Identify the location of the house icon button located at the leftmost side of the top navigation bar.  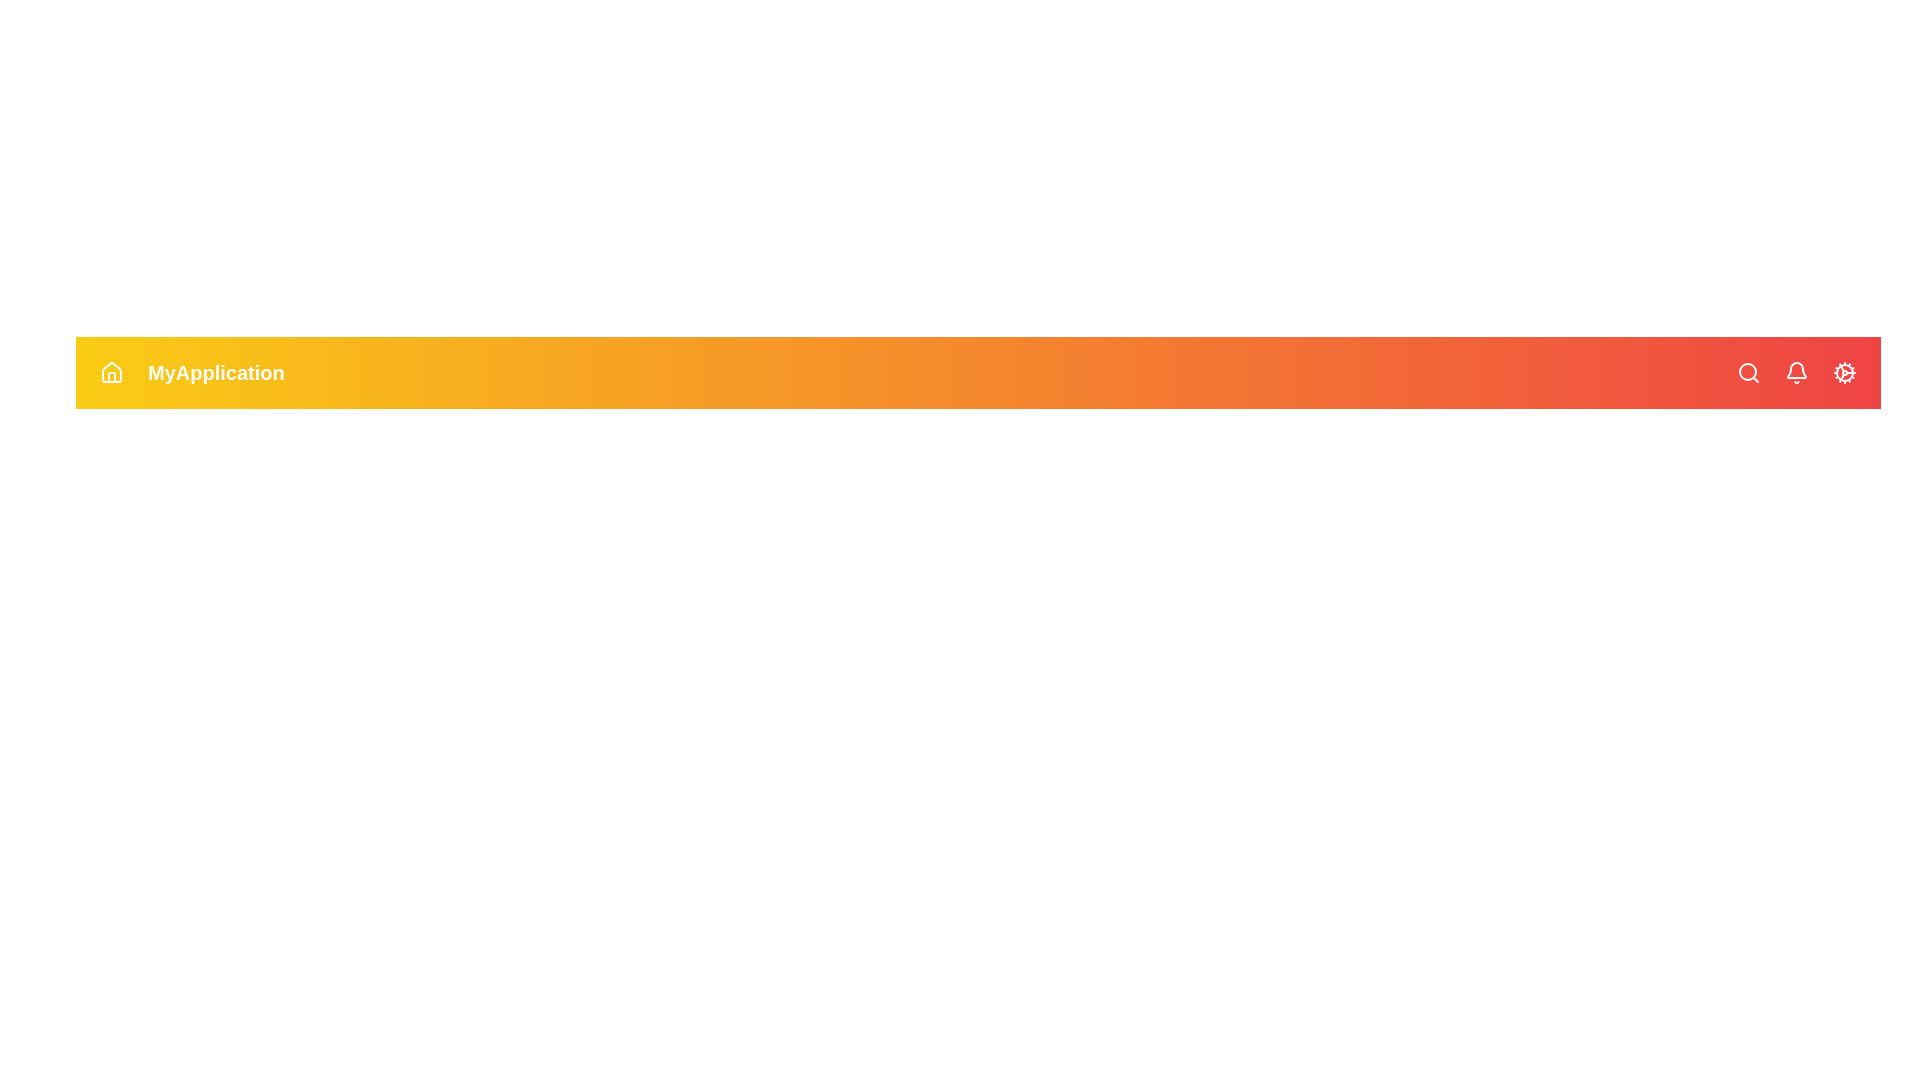
(110, 373).